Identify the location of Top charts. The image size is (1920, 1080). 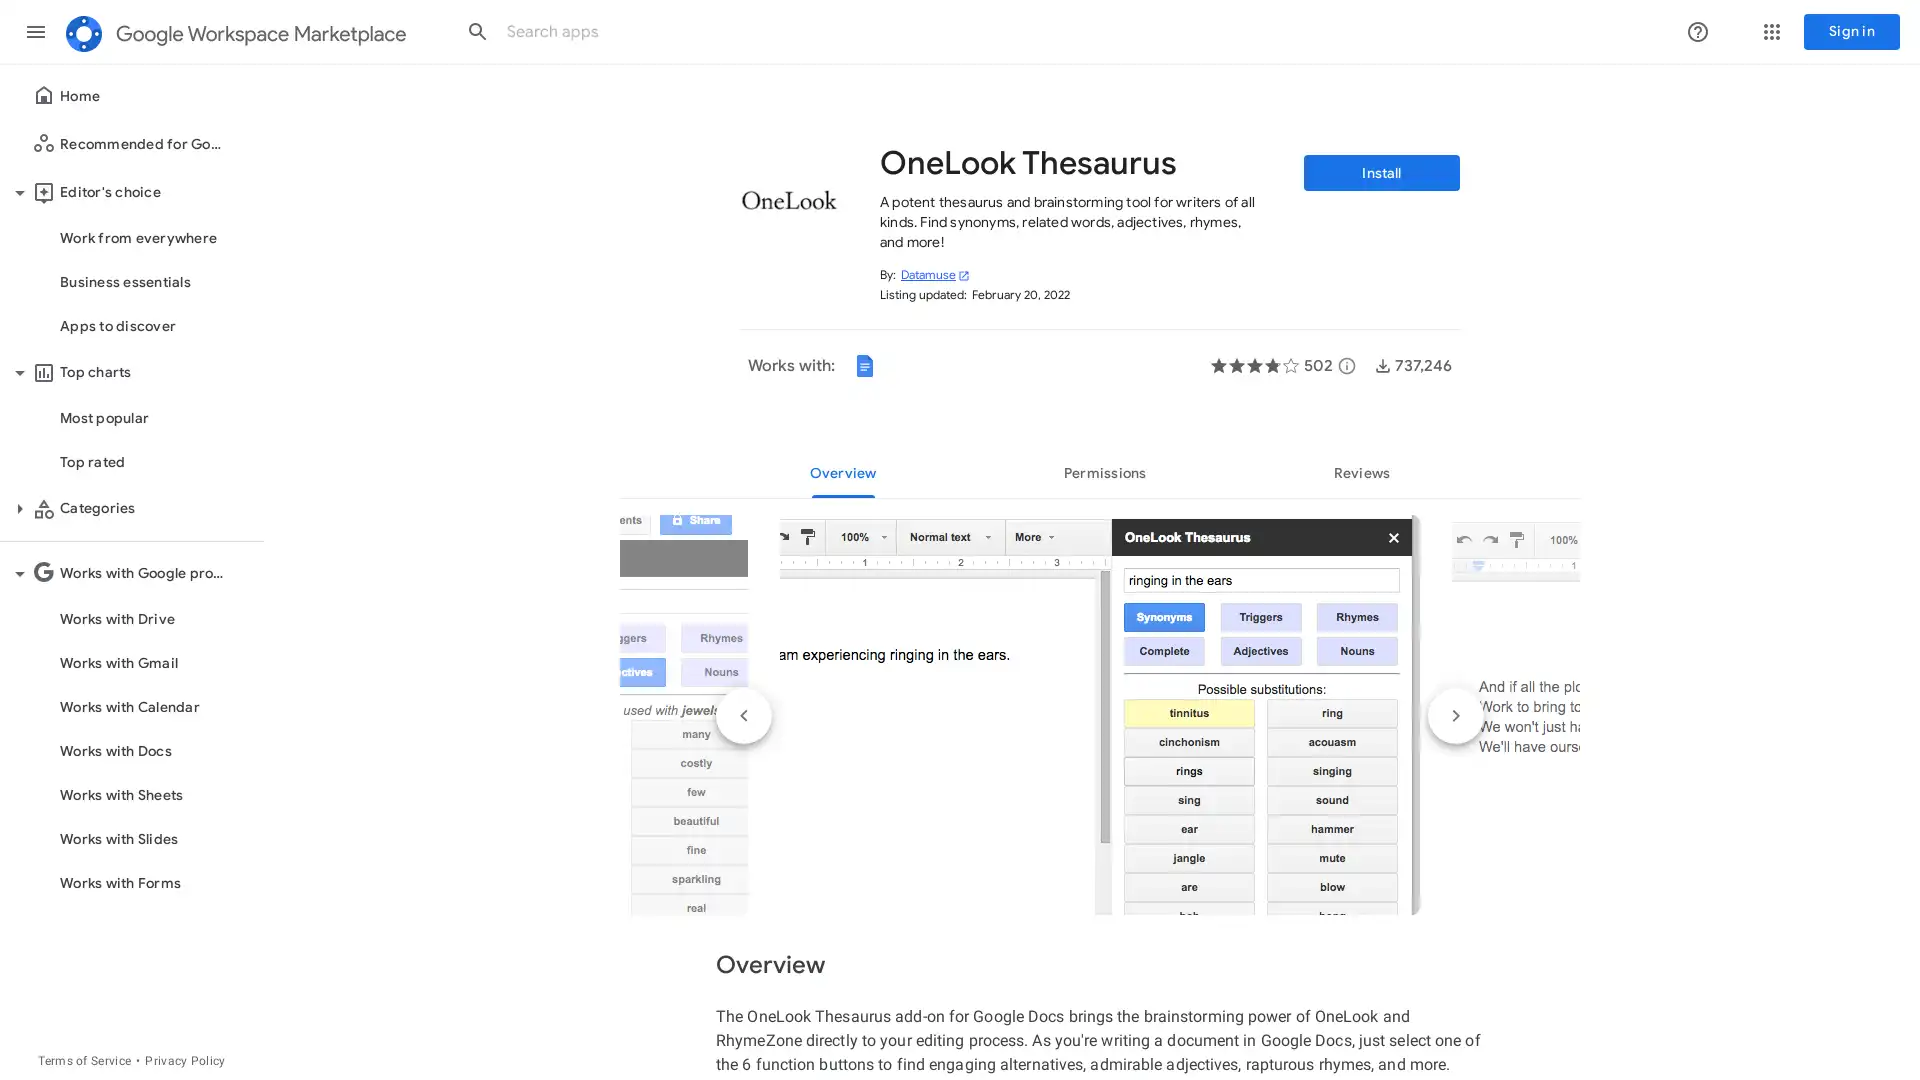
(19, 373).